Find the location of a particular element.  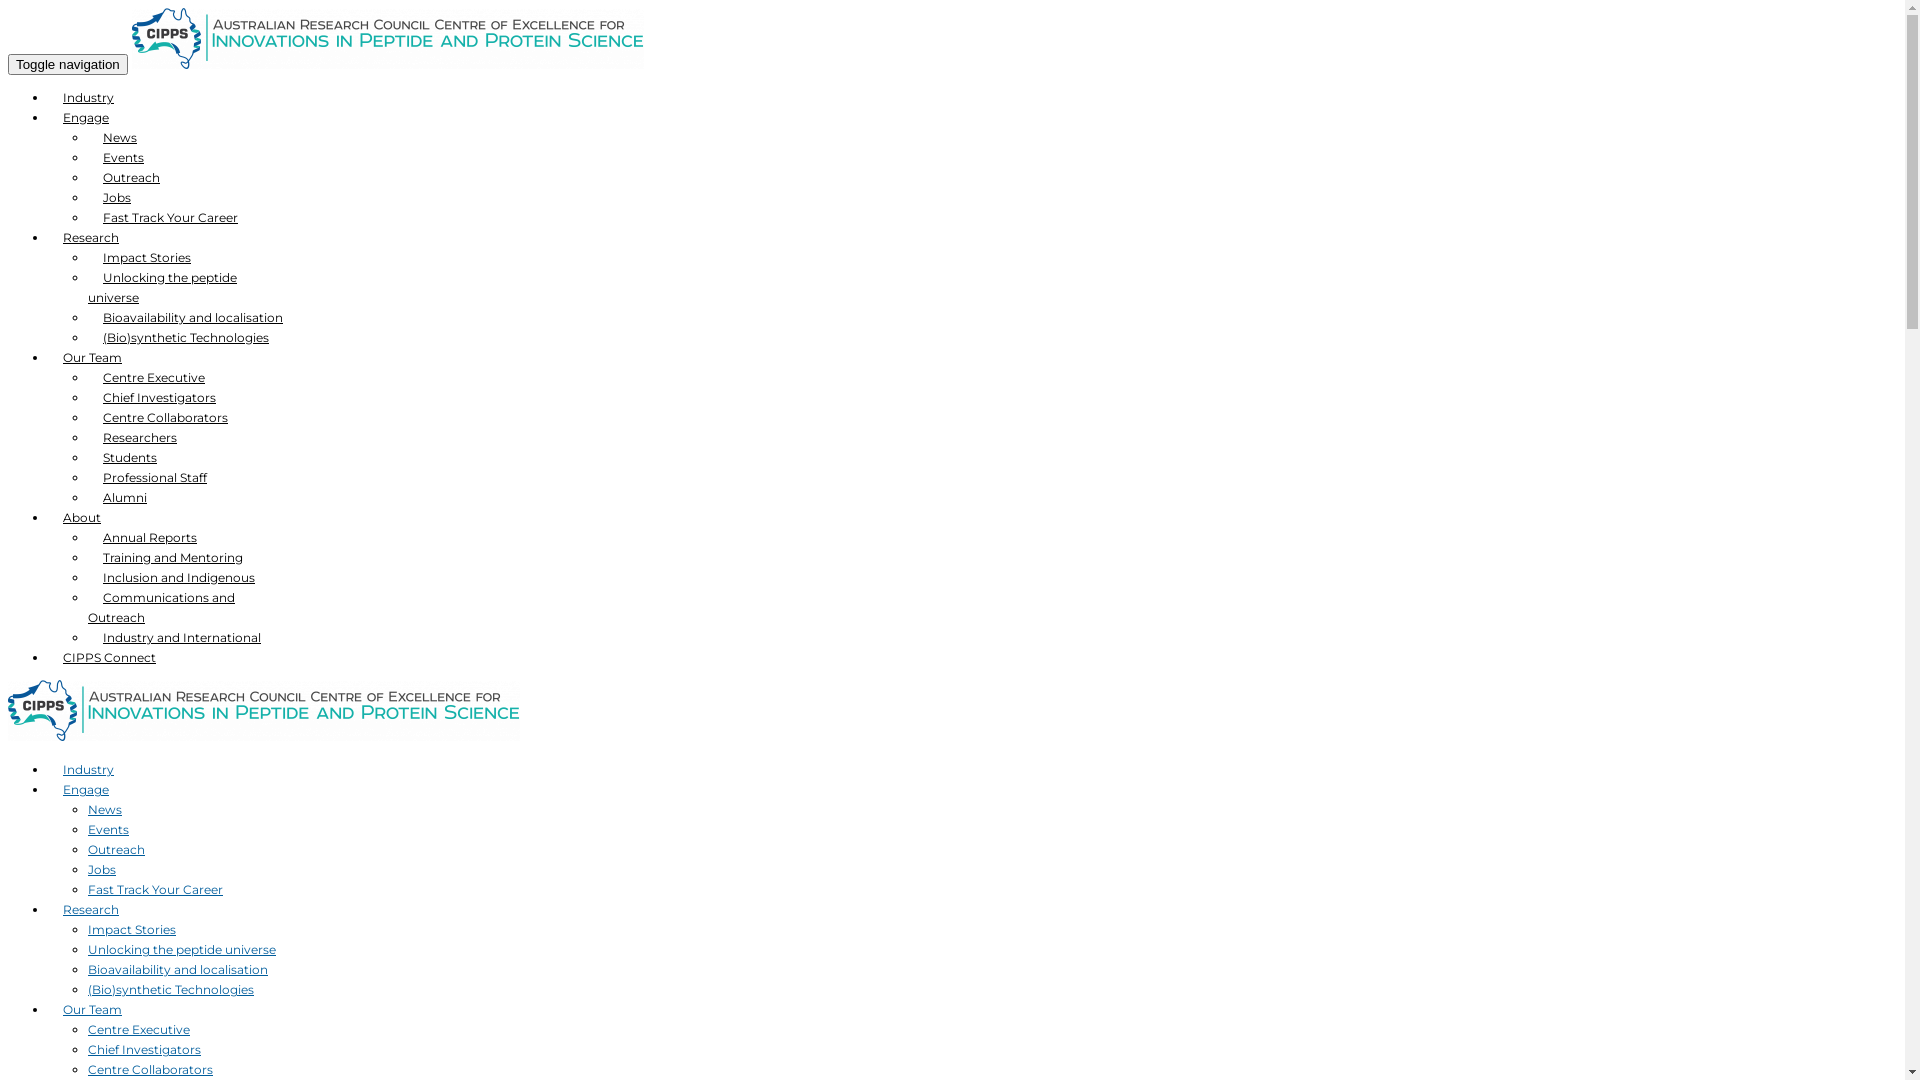

'Industry and International' is located at coordinates (182, 637).